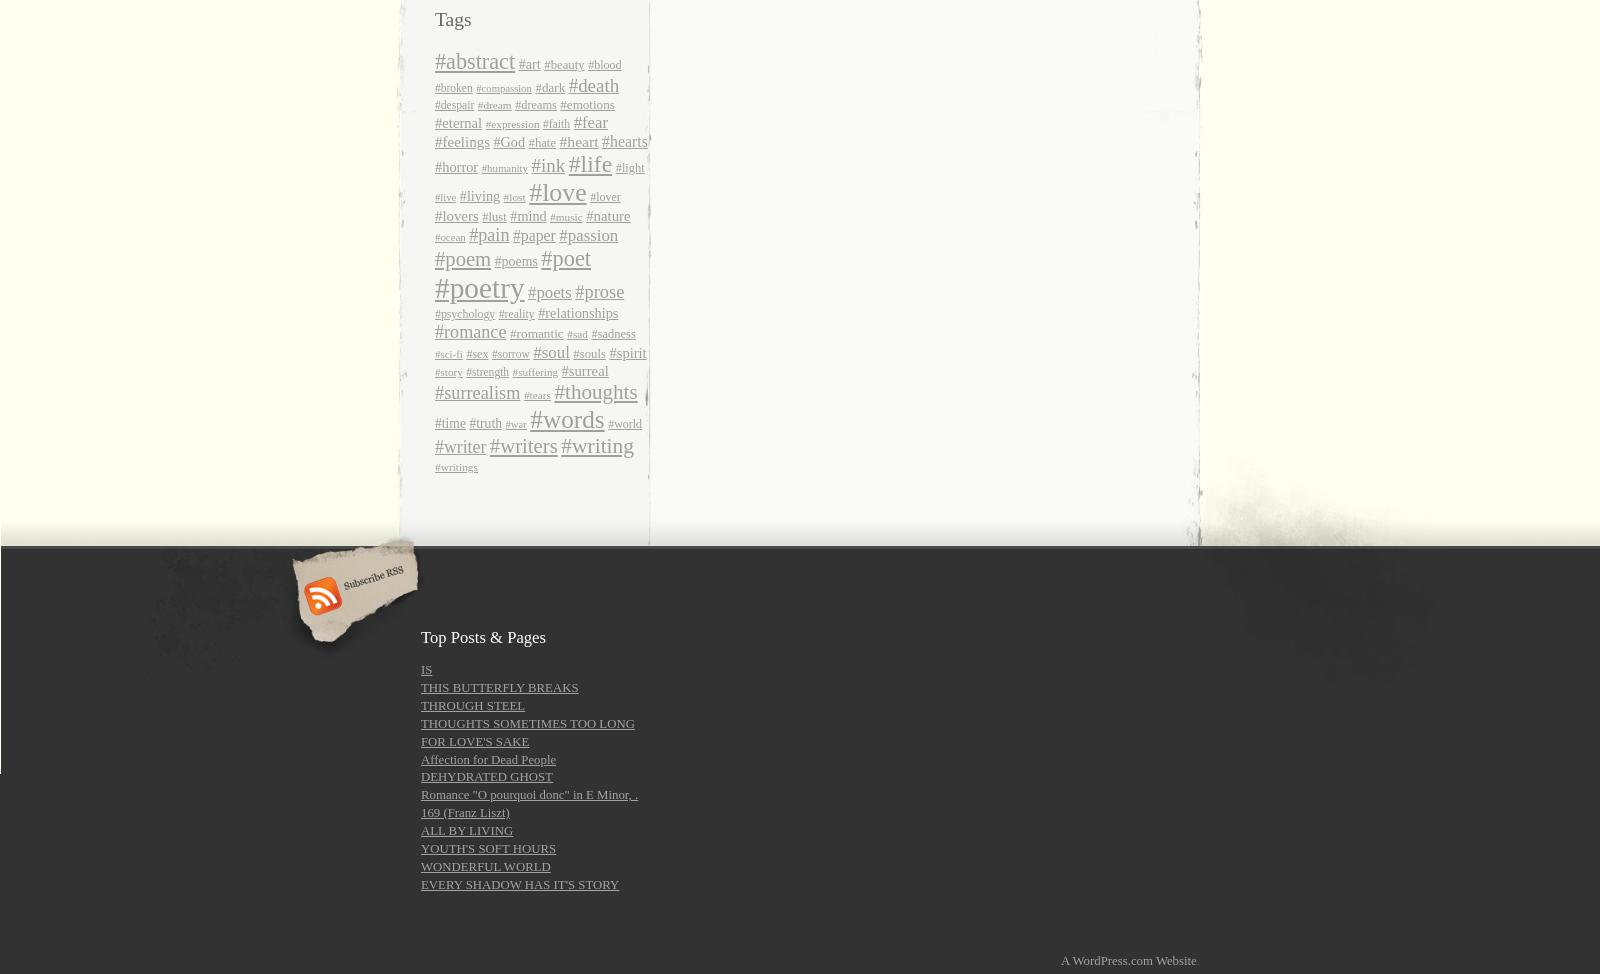  Describe the element at coordinates (419, 803) in the screenshot. I see `'Romance "O pourquoi donc" in E Minor, . 169 (Franz Liszt)'` at that location.